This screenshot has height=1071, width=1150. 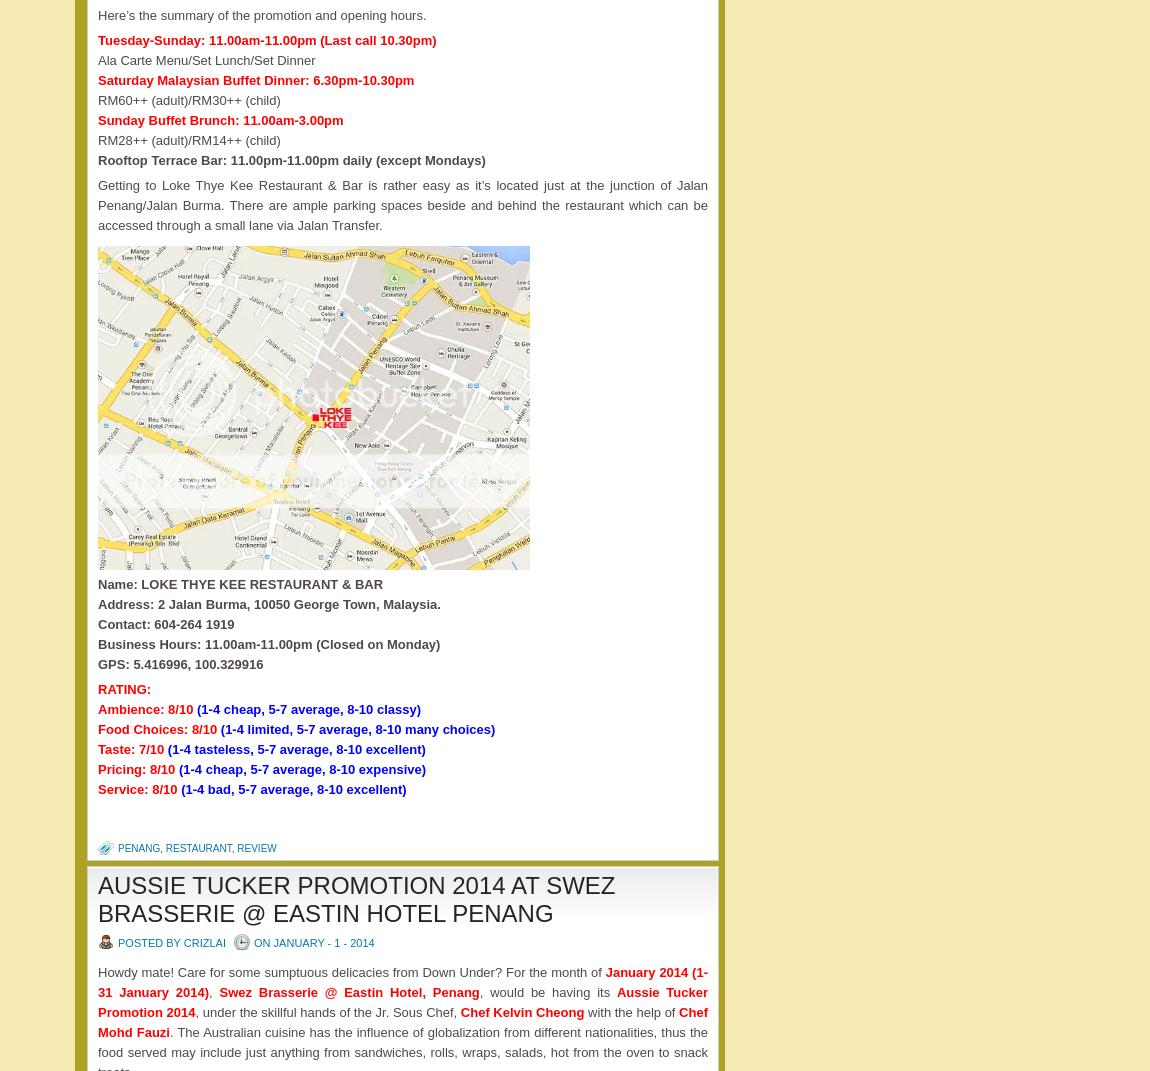 What do you see at coordinates (116, 942) in the screenshot?
I see `'Posted by crizlai'` at bounding box center [116, 942].